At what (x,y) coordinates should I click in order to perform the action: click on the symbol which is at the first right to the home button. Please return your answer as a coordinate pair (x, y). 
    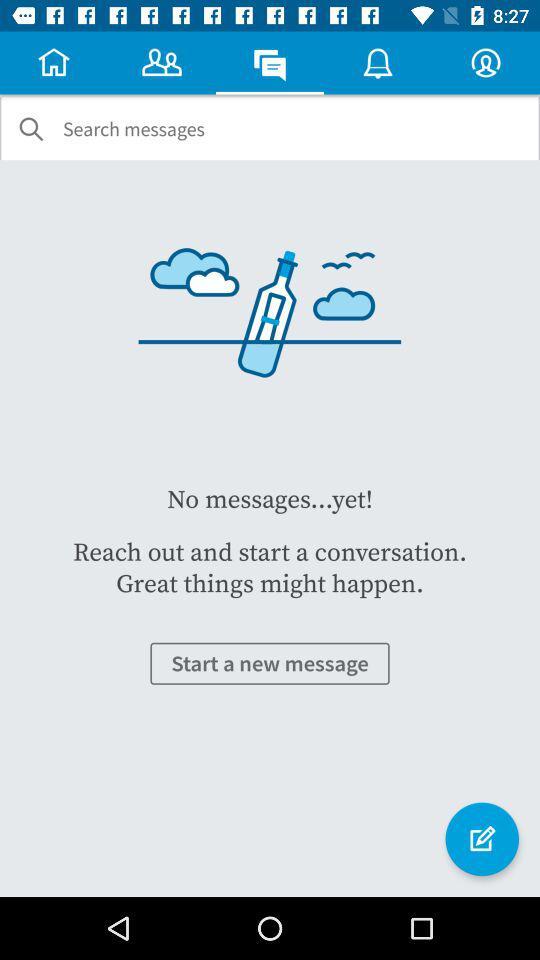
    Looking at the image, I should click on (161, 62).